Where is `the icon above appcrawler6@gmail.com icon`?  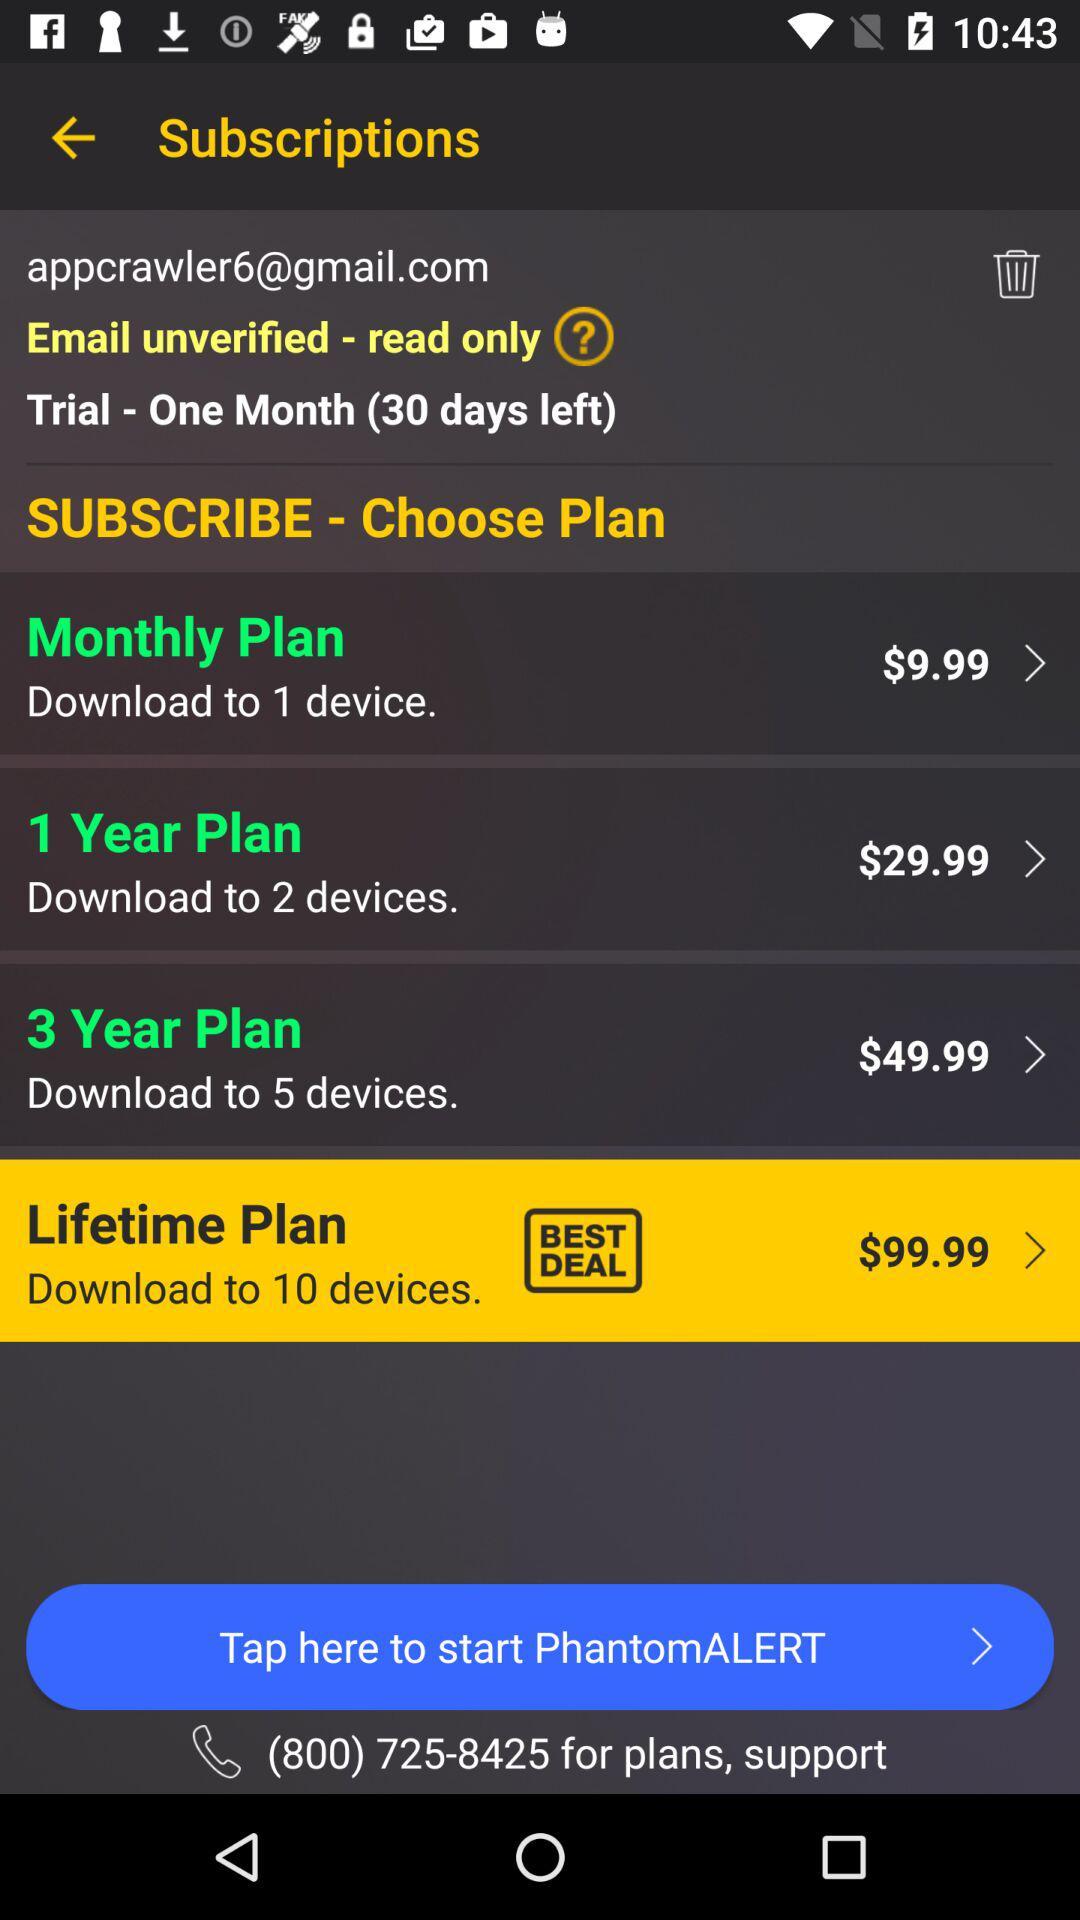
the icon above appcrawler6@gmail.com icon is located at coordinates (72, 135).